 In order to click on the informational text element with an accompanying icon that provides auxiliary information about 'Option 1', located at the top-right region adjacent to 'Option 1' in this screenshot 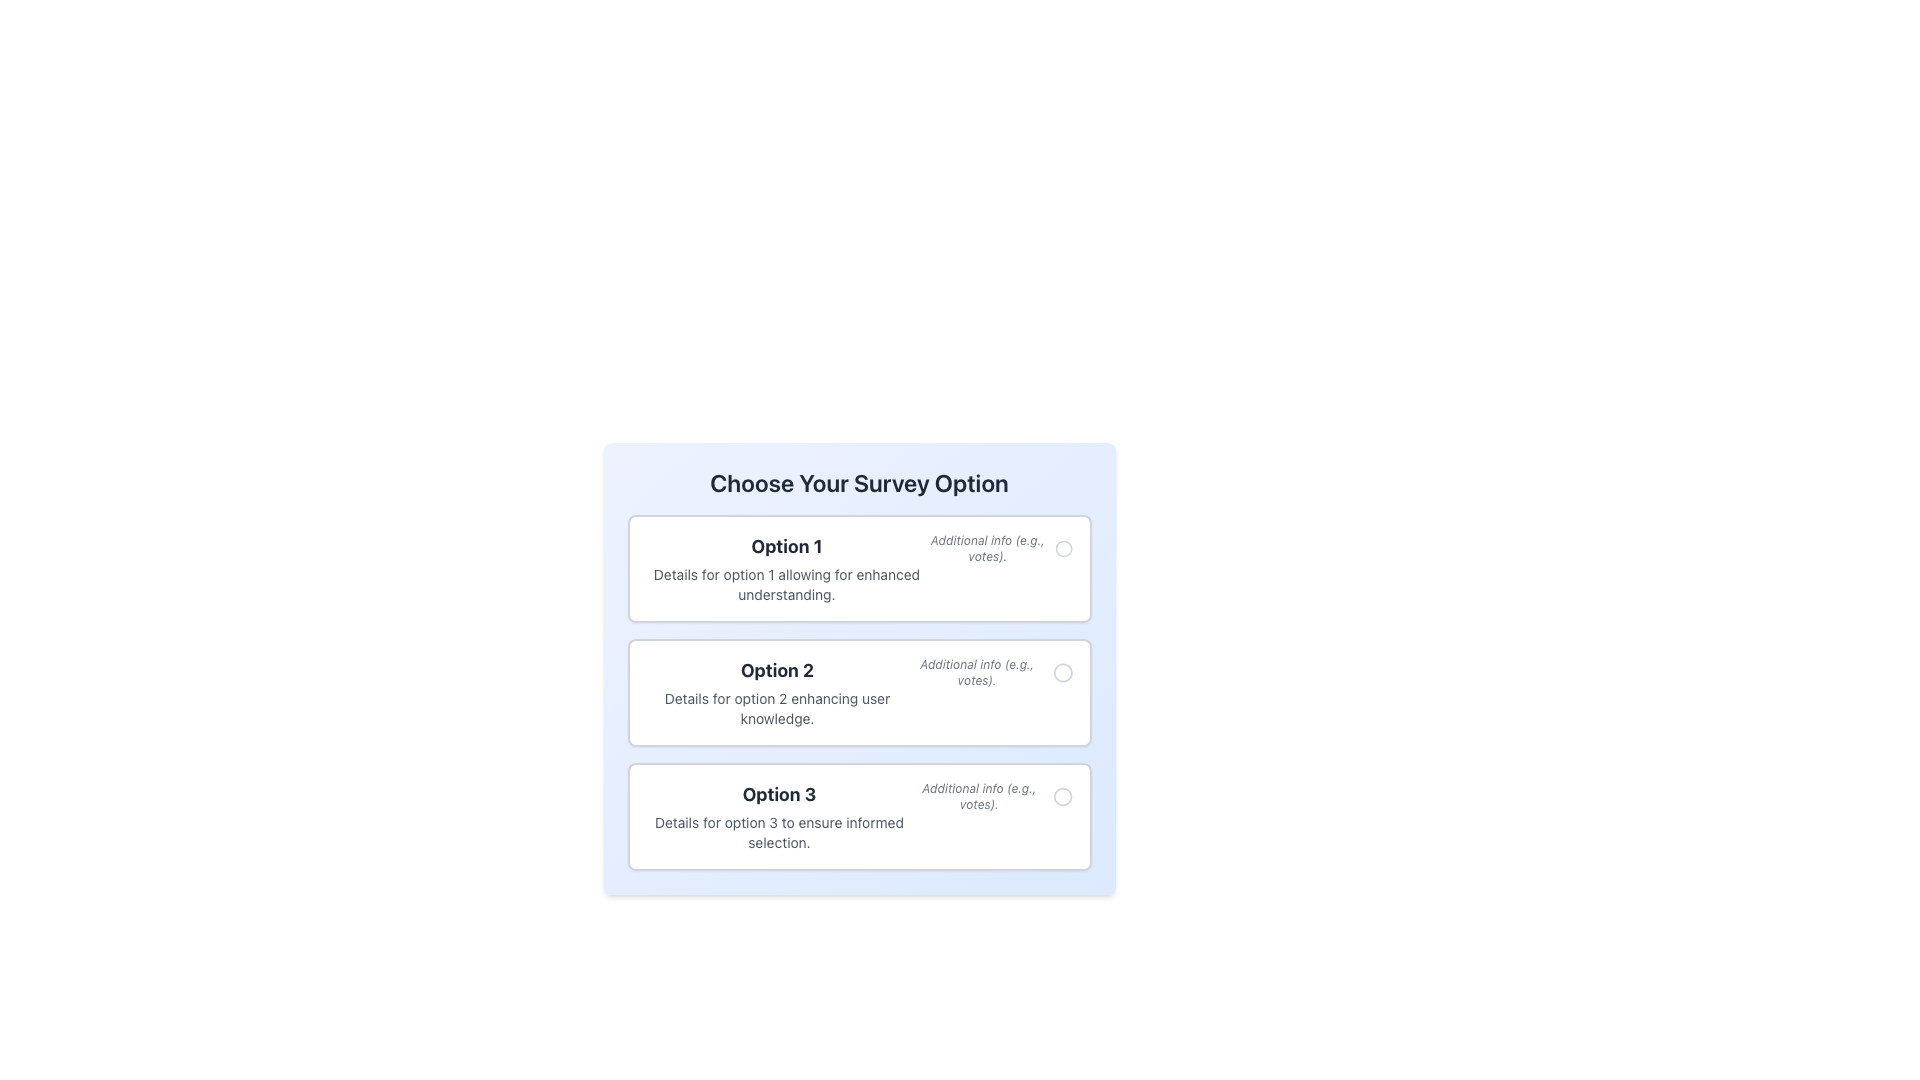, I will do `click(1000, 548)`.